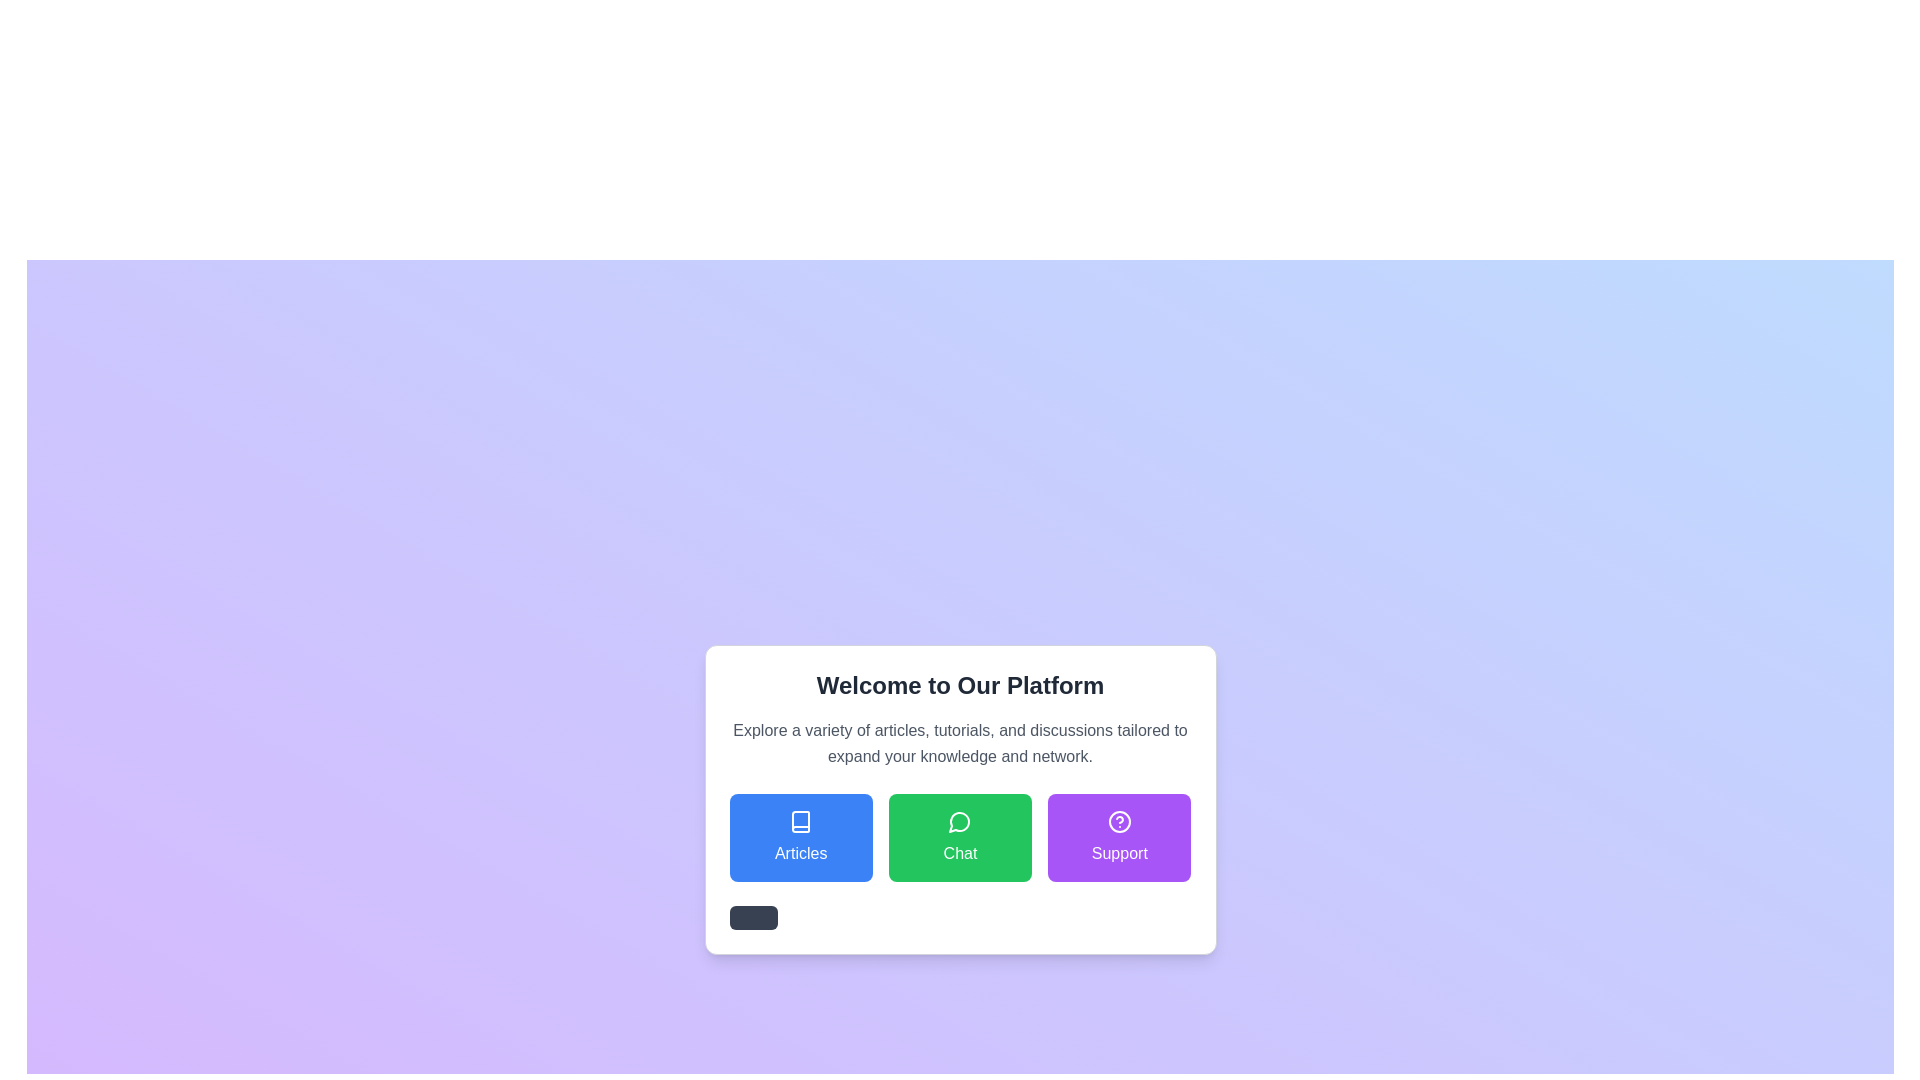 Image resolution: width=1920 pixels, height=1080 pixels. Describe the element at coordinates (960, 720) in the screenshot. I see `the purpose of the platform` at that location.